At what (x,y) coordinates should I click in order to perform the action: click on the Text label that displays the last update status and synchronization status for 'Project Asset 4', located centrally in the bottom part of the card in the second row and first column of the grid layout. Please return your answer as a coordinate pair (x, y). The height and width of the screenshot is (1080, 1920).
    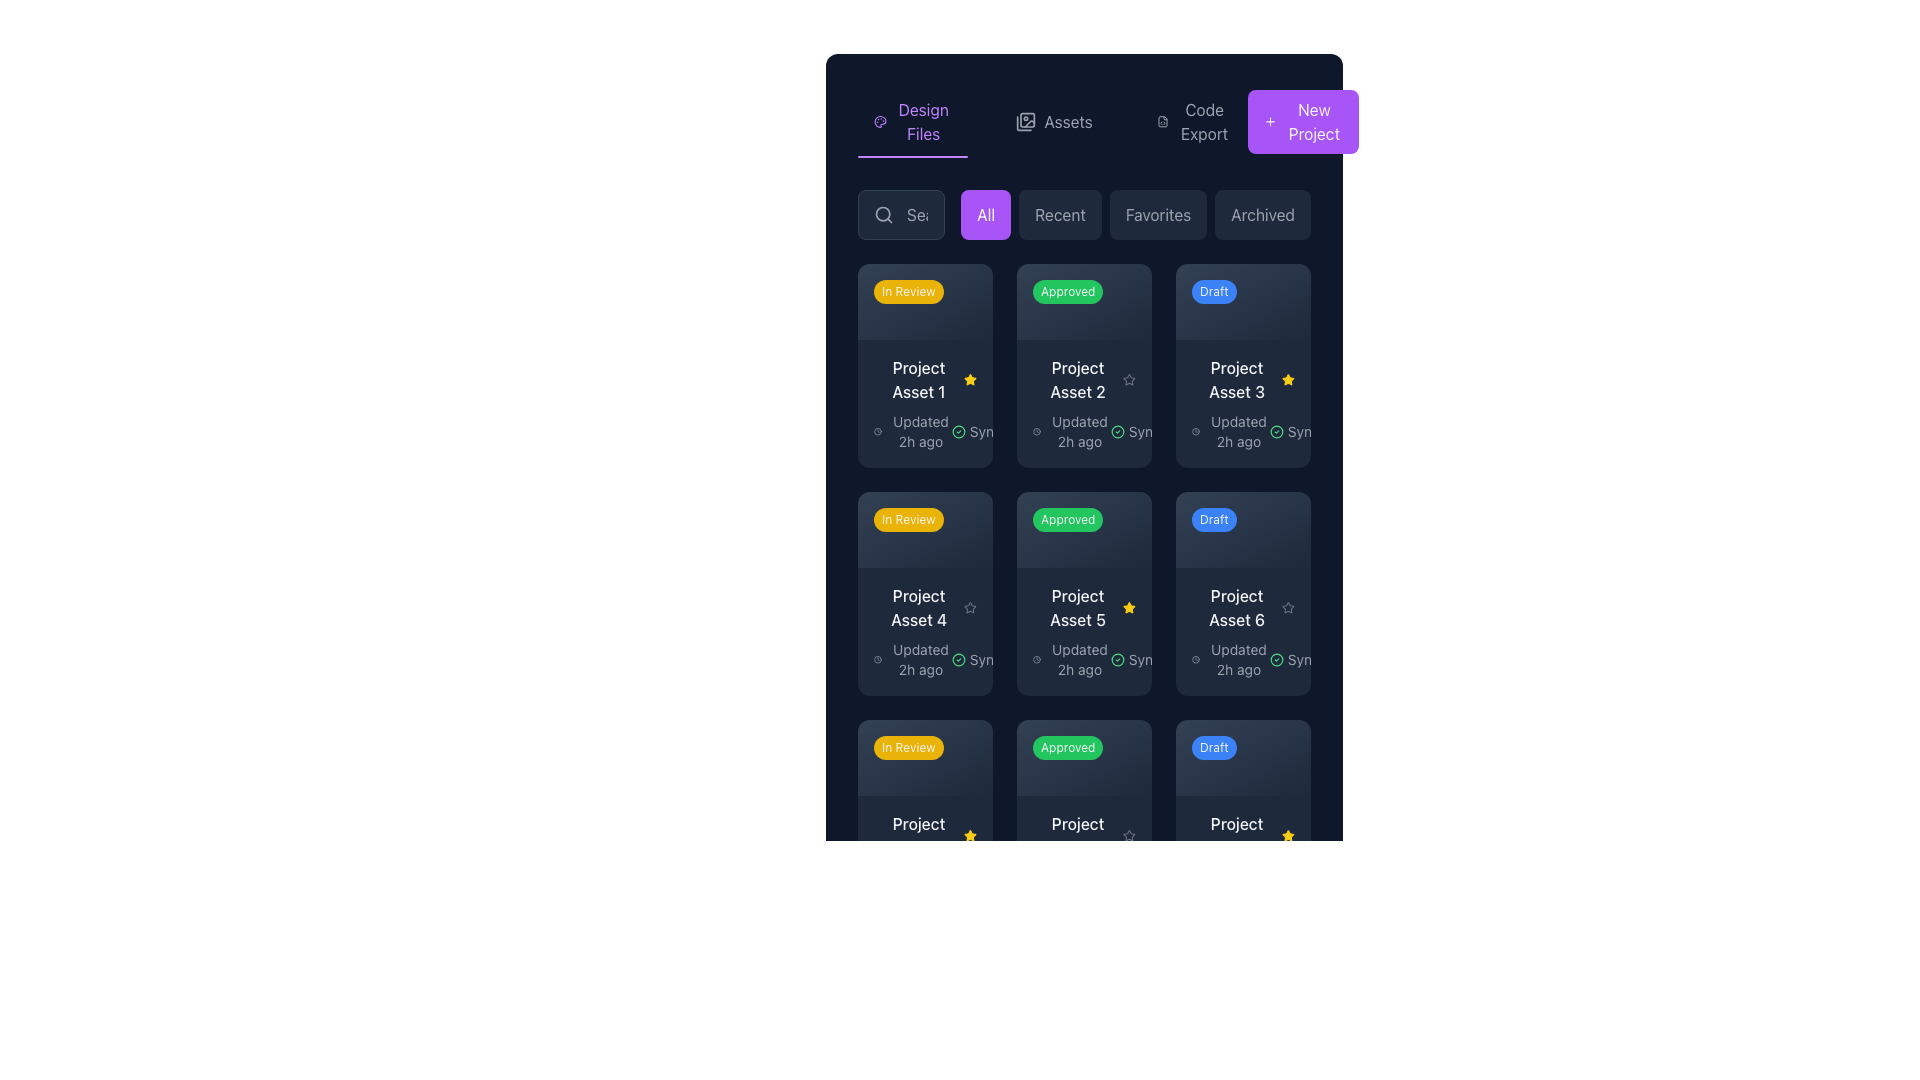
    Looking at the image, I should click on (924, 659).